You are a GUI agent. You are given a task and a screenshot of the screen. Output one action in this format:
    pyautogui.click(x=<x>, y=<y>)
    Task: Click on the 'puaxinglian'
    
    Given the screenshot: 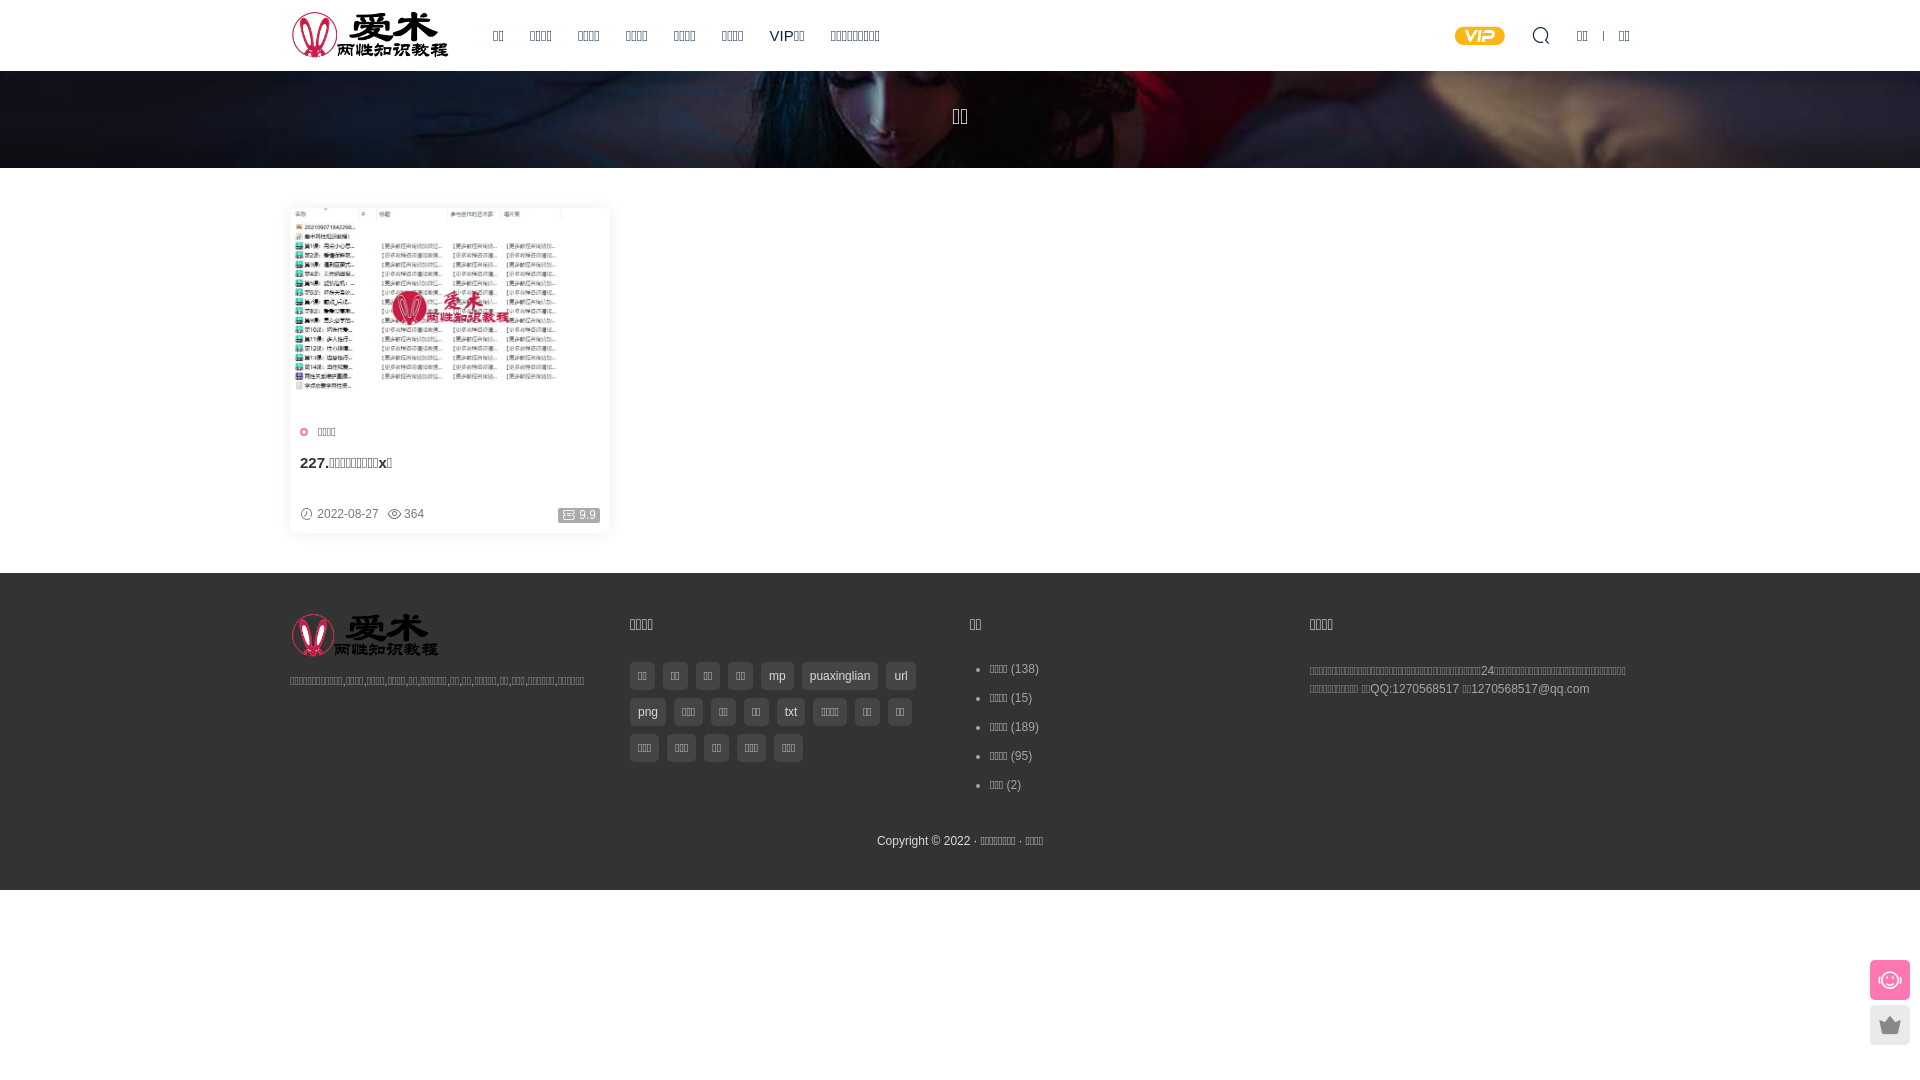 What is the action you would take?
    pyautogui.click(x=840, y=675)
    